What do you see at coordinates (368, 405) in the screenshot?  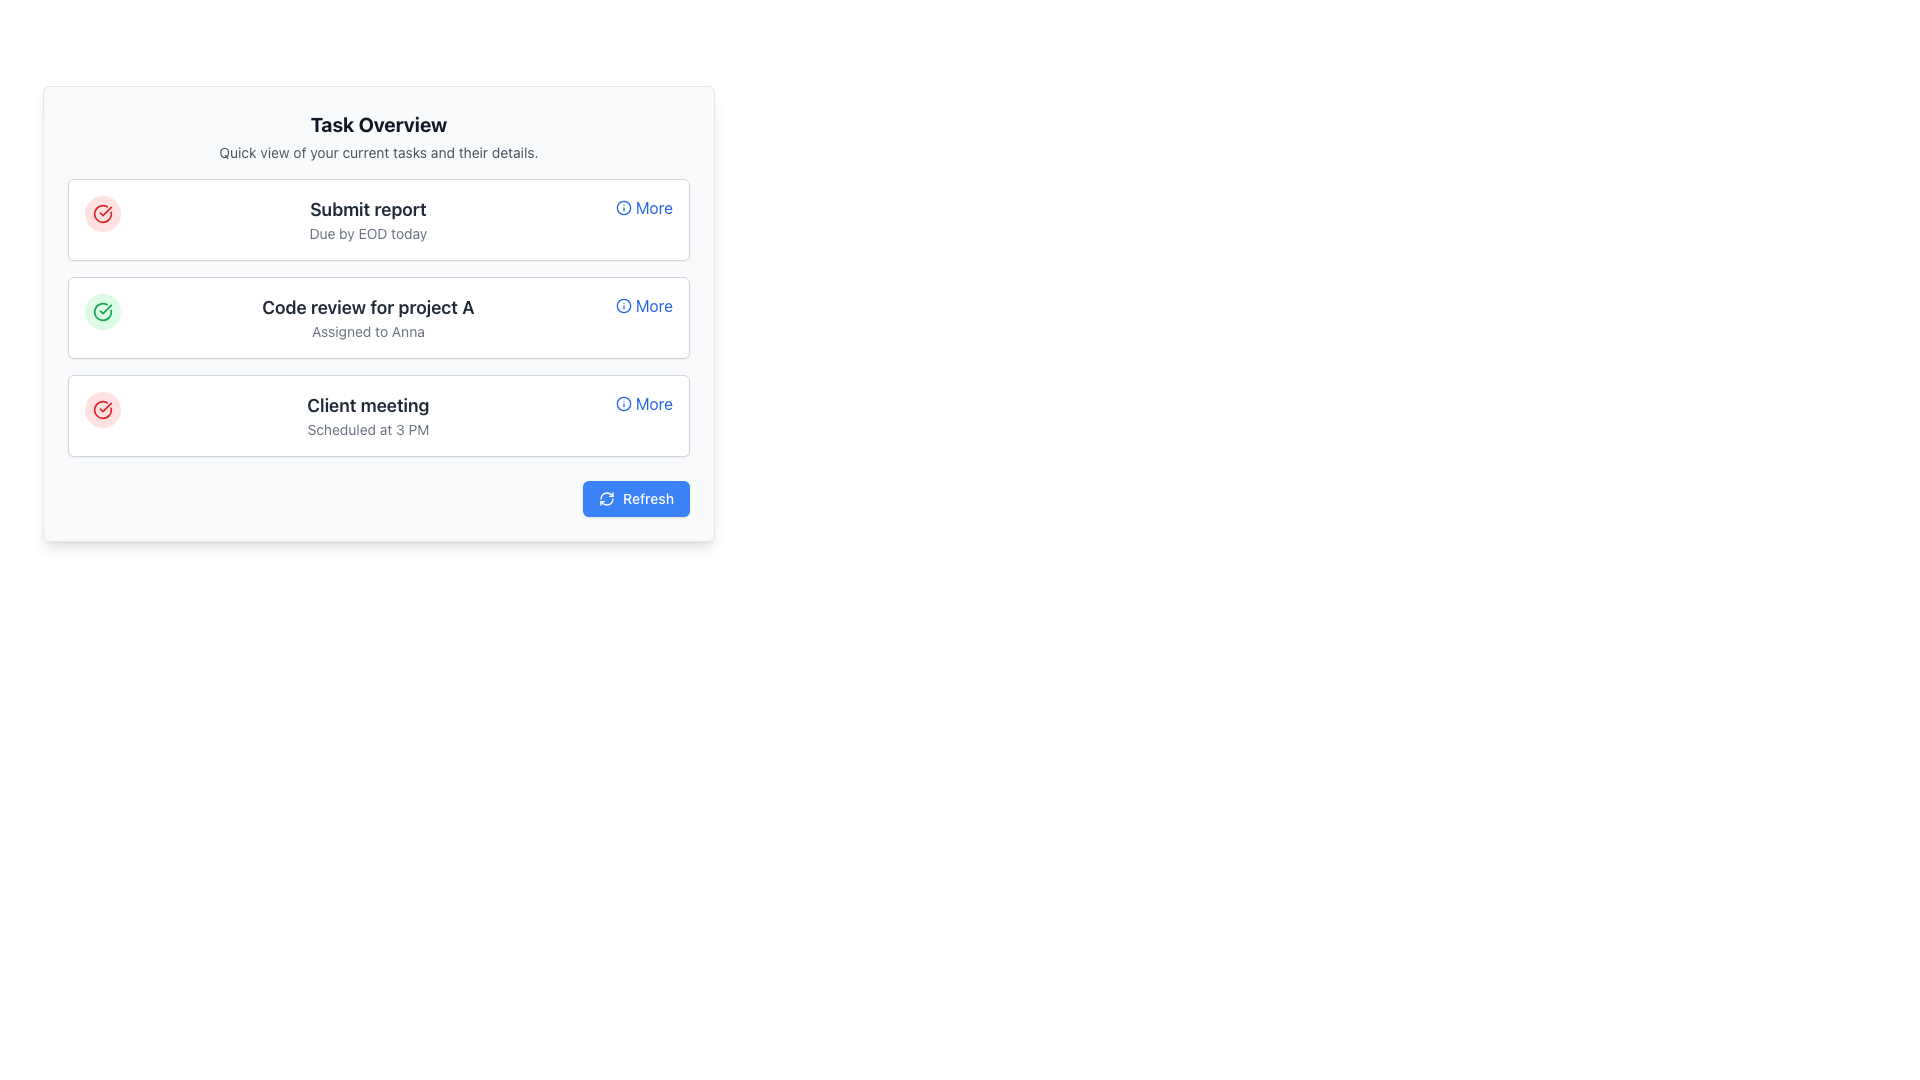 I see `the static text element that serves as the title for a scheduled task or meeting, located above the secondary text 'Scheduled at 3 PM', positioned centrally at the top of the task card component` at bounding box center [368, 405].